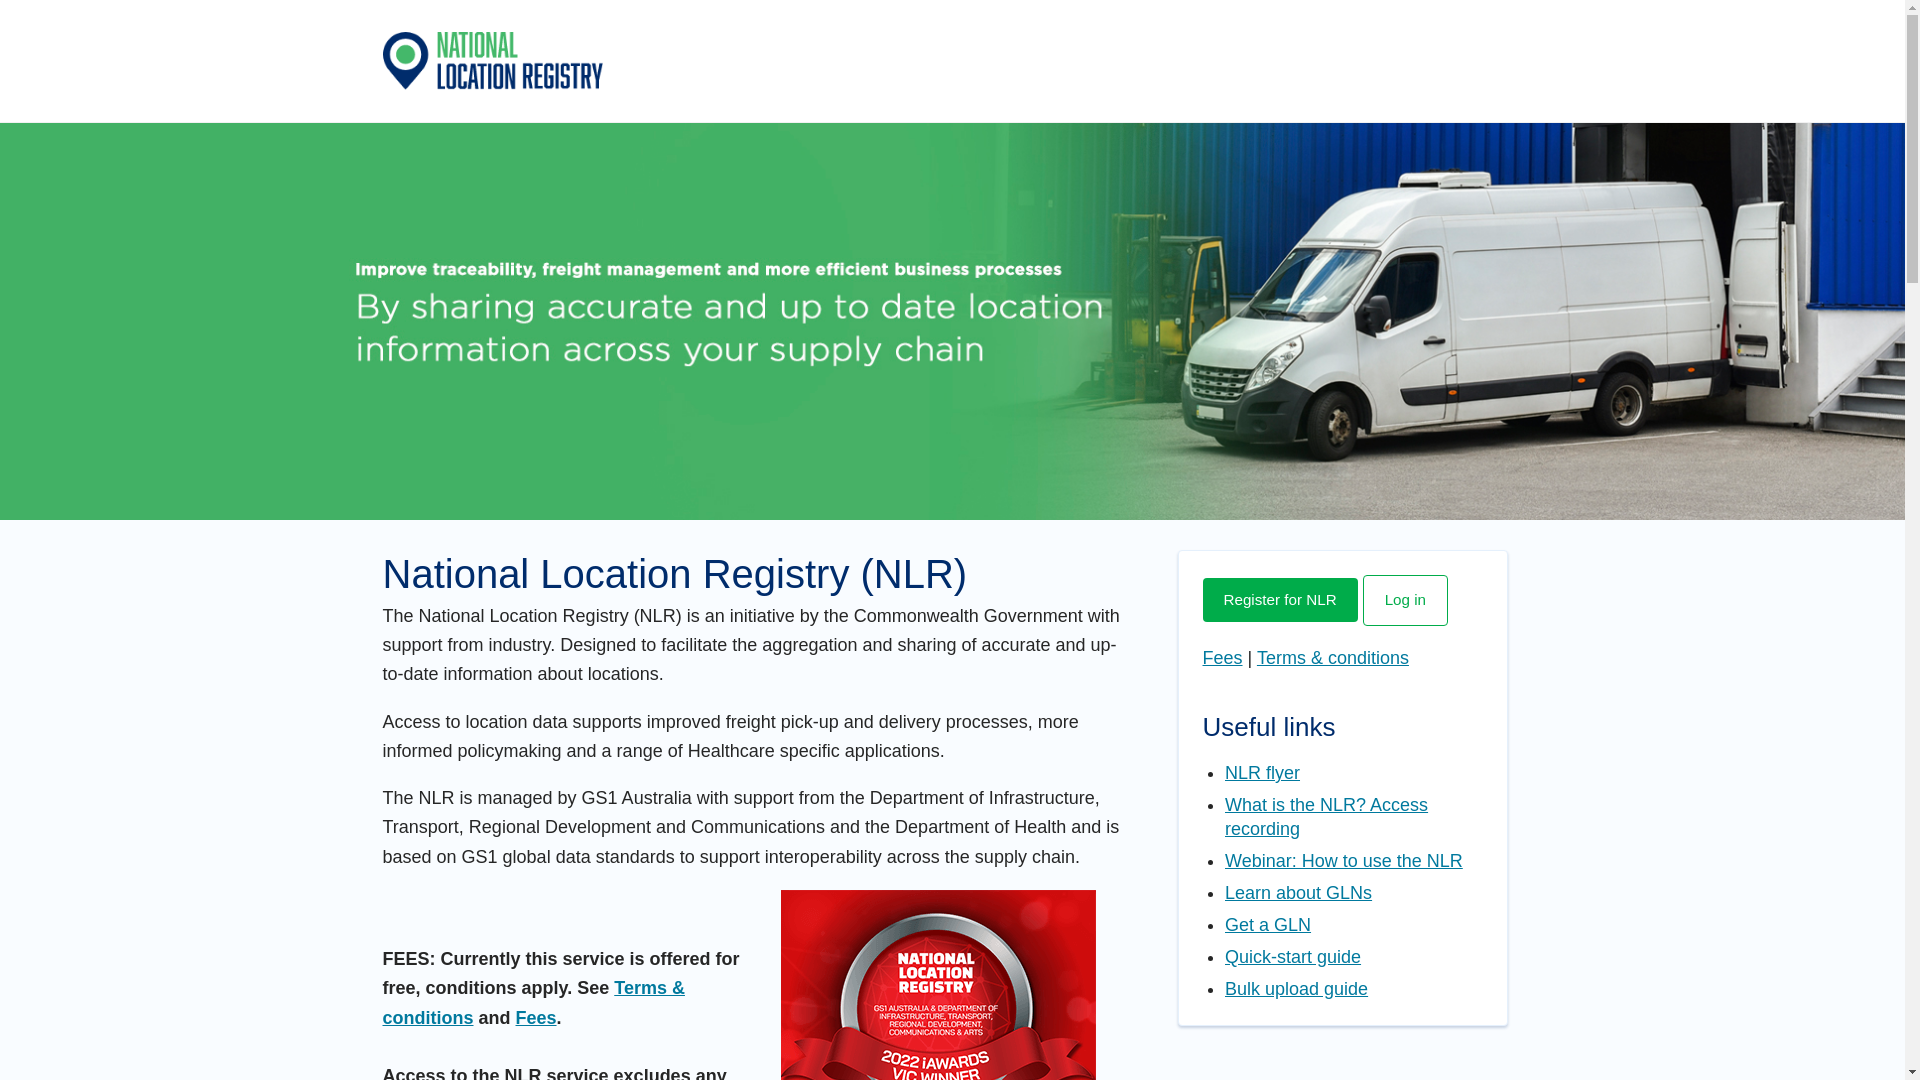  I want to click on 'Terms & conditions', so click(532, 1002).